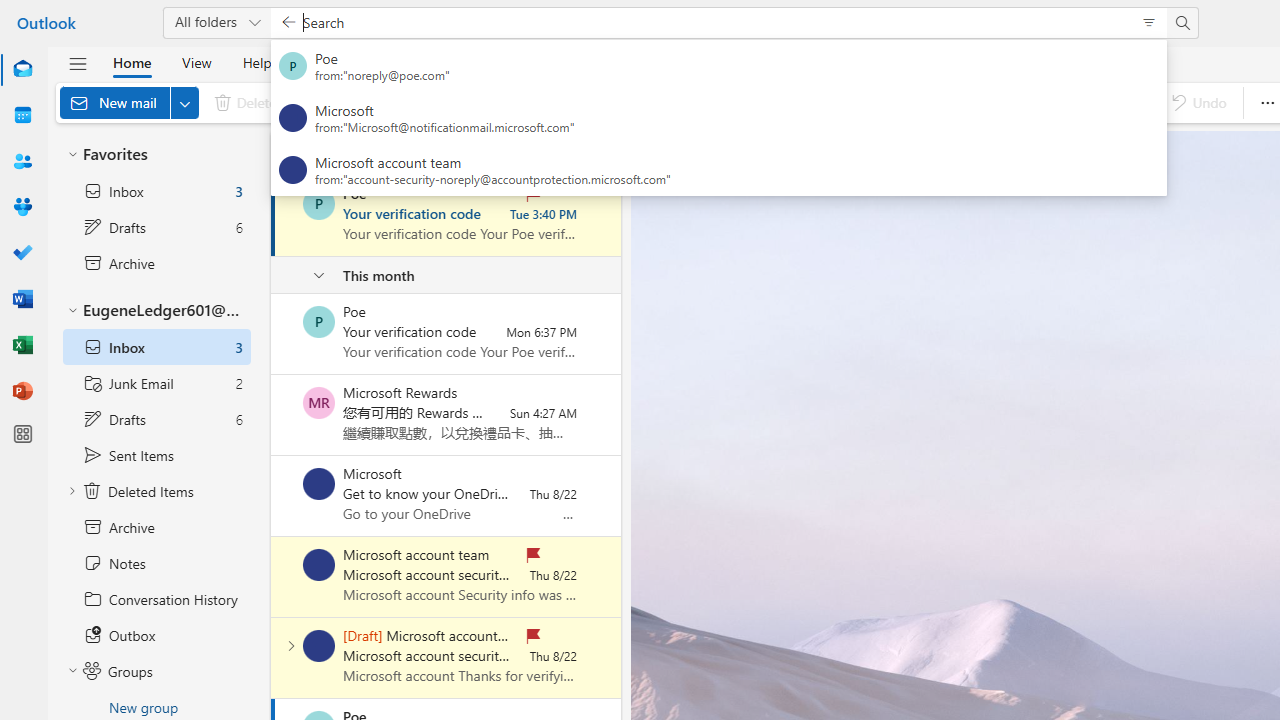  I want to click on 'Expand to see delete options', so click(288, 102).